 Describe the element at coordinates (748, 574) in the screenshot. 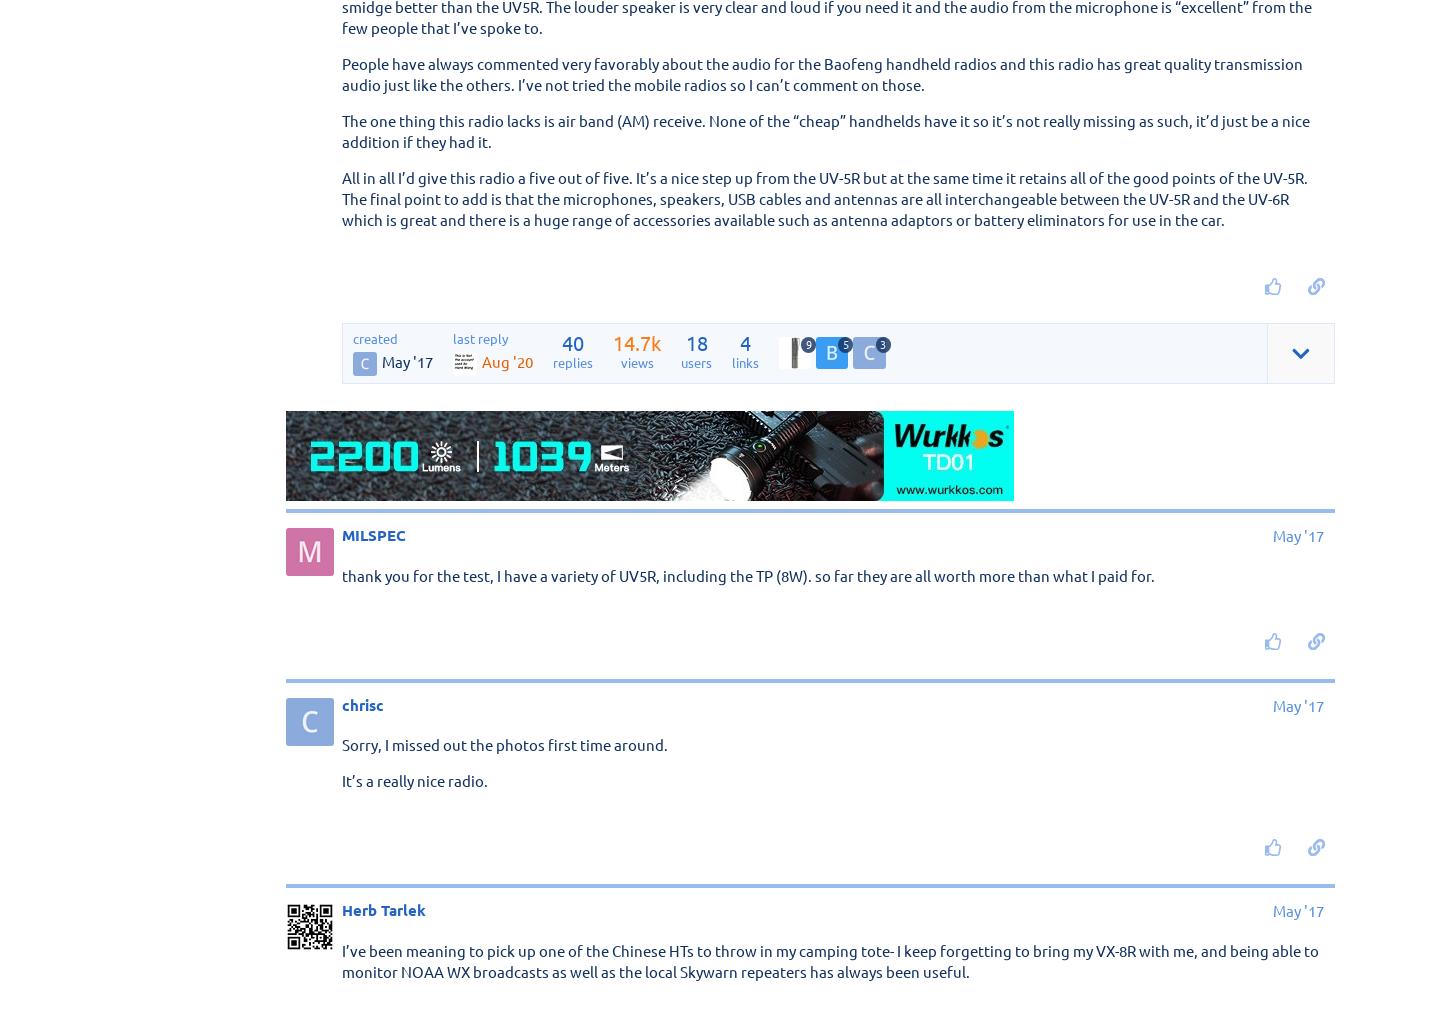

I see `'thank you for the test, I have a variety of UV5R, including the TP (8W). so far they are all worth more than what I paid for.'` at that location.